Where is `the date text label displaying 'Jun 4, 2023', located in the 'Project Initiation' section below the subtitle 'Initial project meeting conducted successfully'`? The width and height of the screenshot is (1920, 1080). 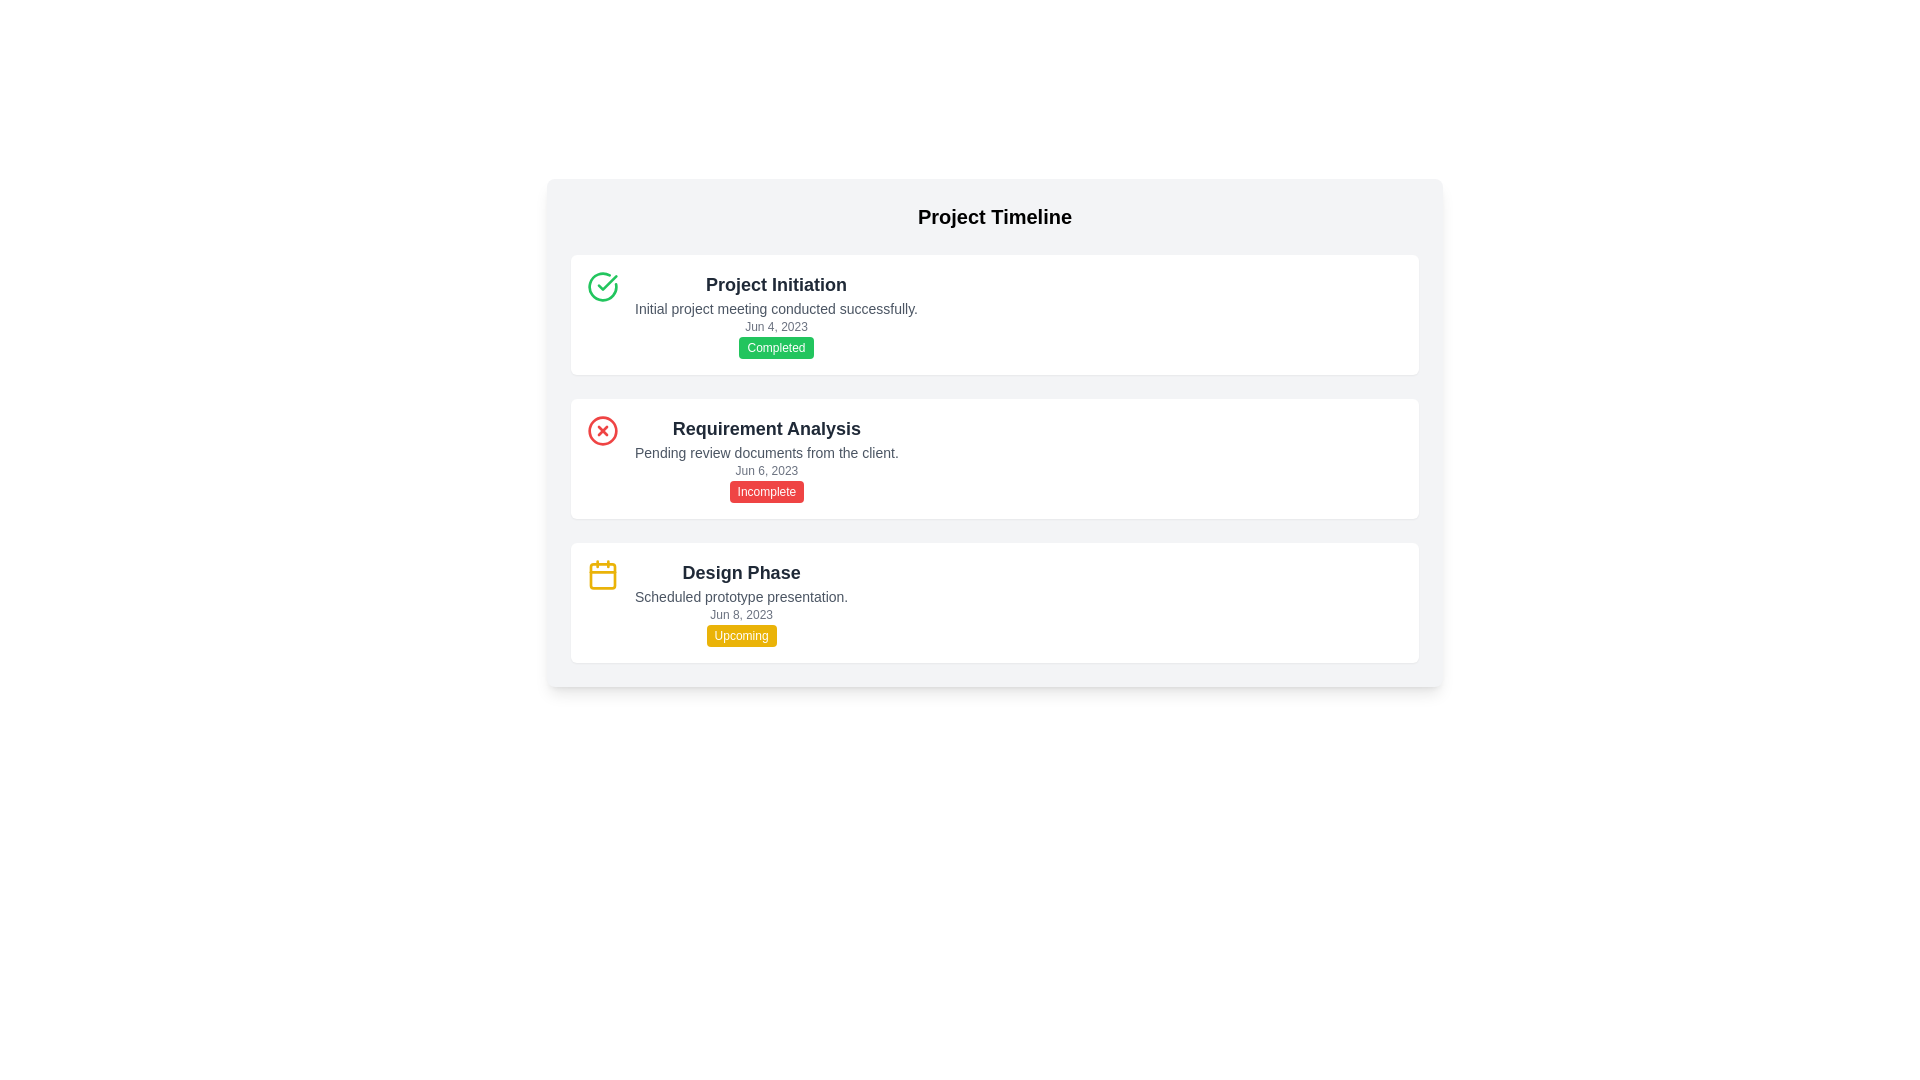 the date text label displaying 'Jun 4, 2023', located in the 'Project Initiation' section below the subtitle 'Initial project meeting conducted successfully' is located at coordinates (775, 326).